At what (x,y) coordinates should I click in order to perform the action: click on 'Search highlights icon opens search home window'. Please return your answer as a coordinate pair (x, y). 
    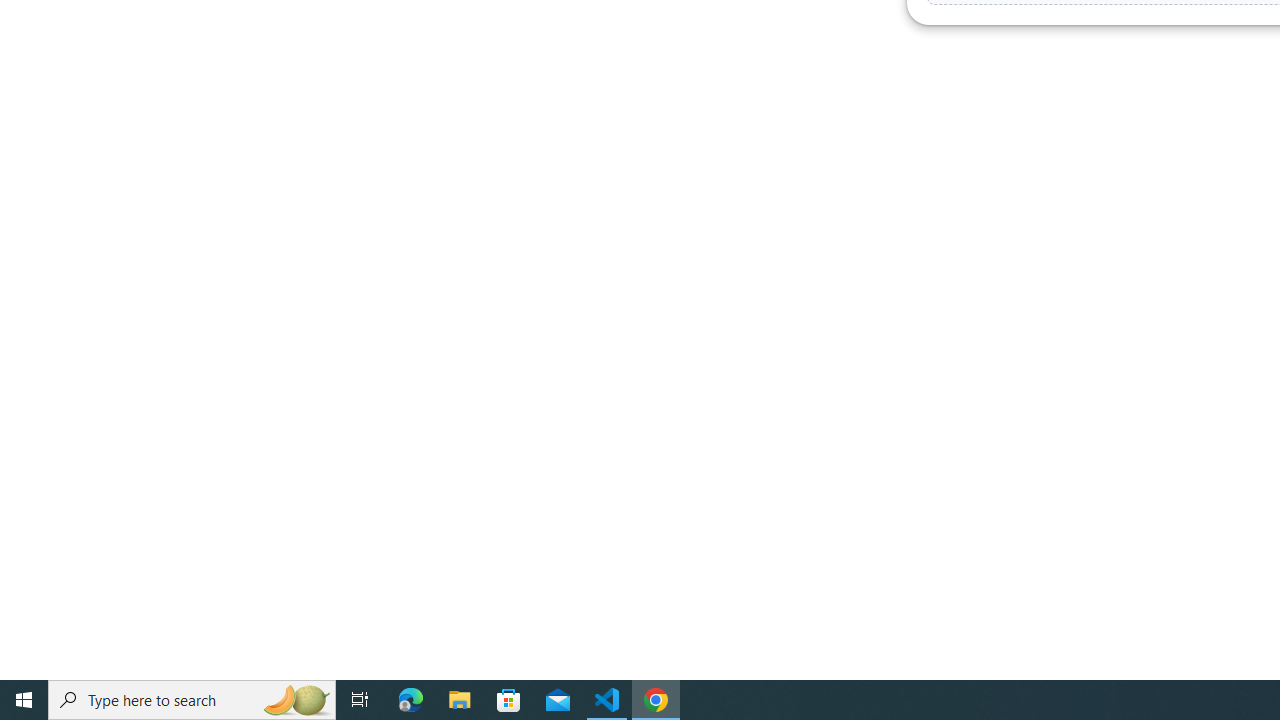
    Looking at the image, I should click on (294, 698).